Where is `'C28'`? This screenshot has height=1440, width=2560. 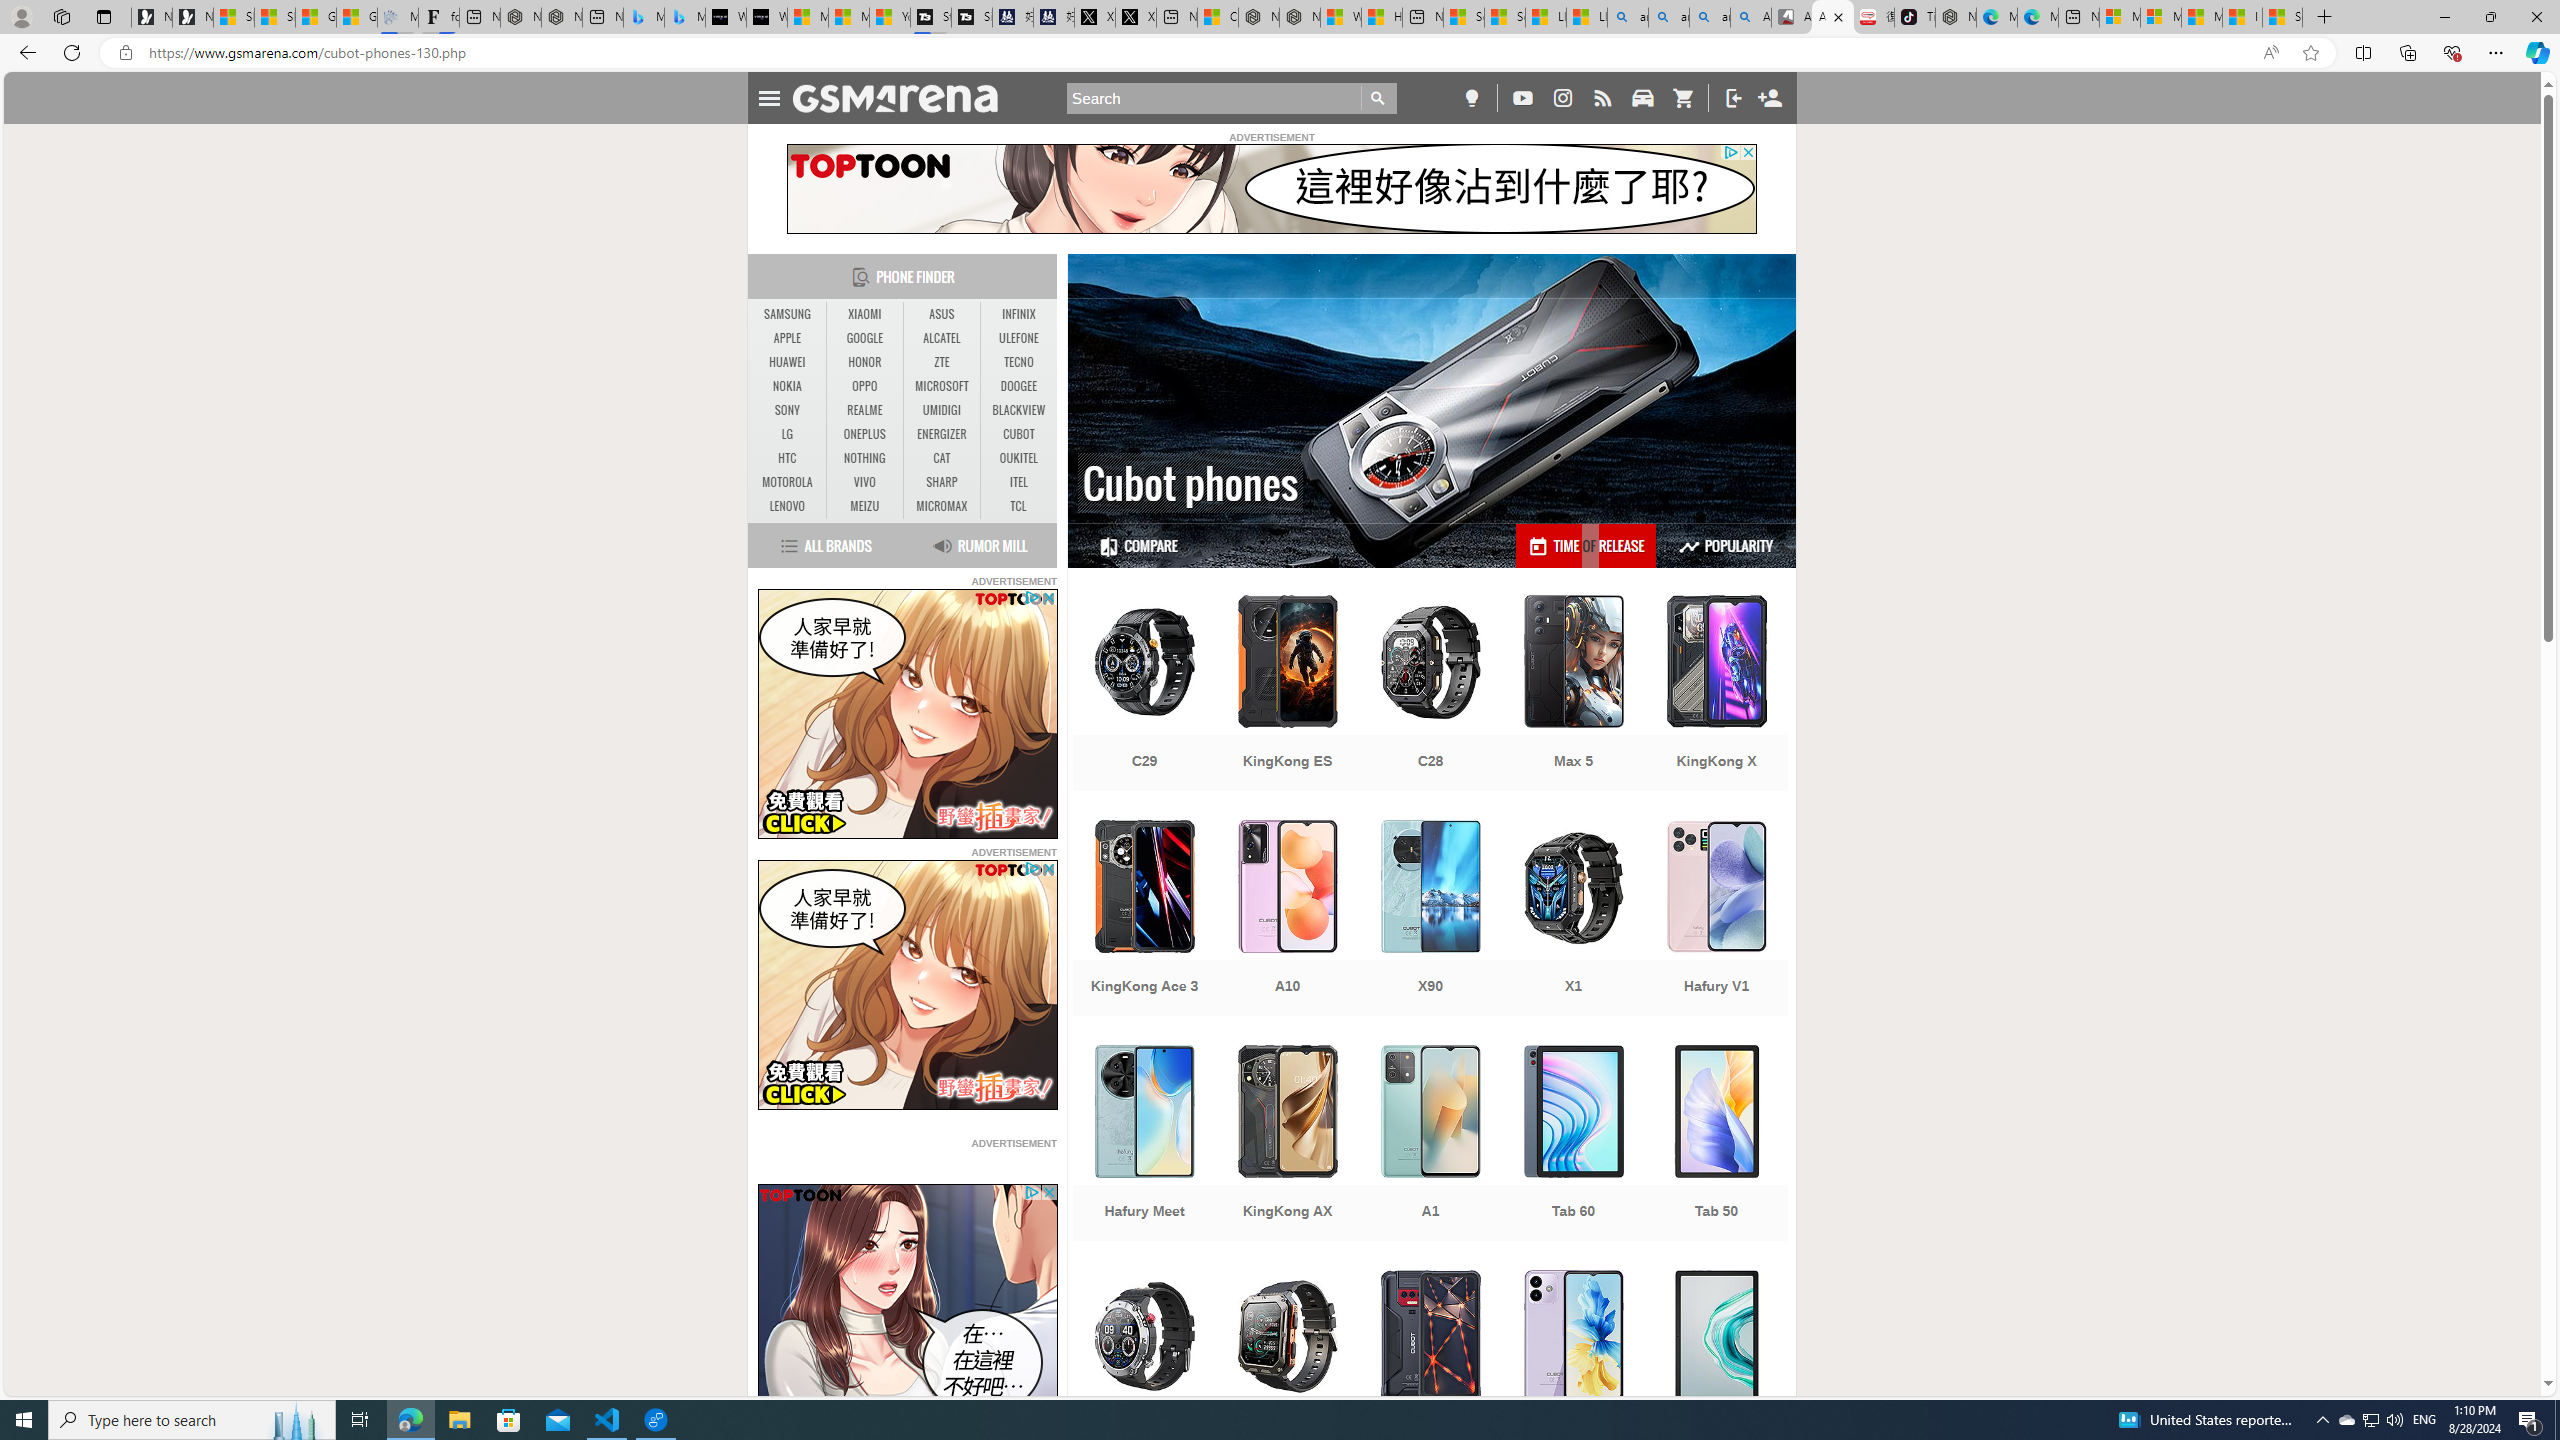 'C28' is located at coordinates (1430, 694).